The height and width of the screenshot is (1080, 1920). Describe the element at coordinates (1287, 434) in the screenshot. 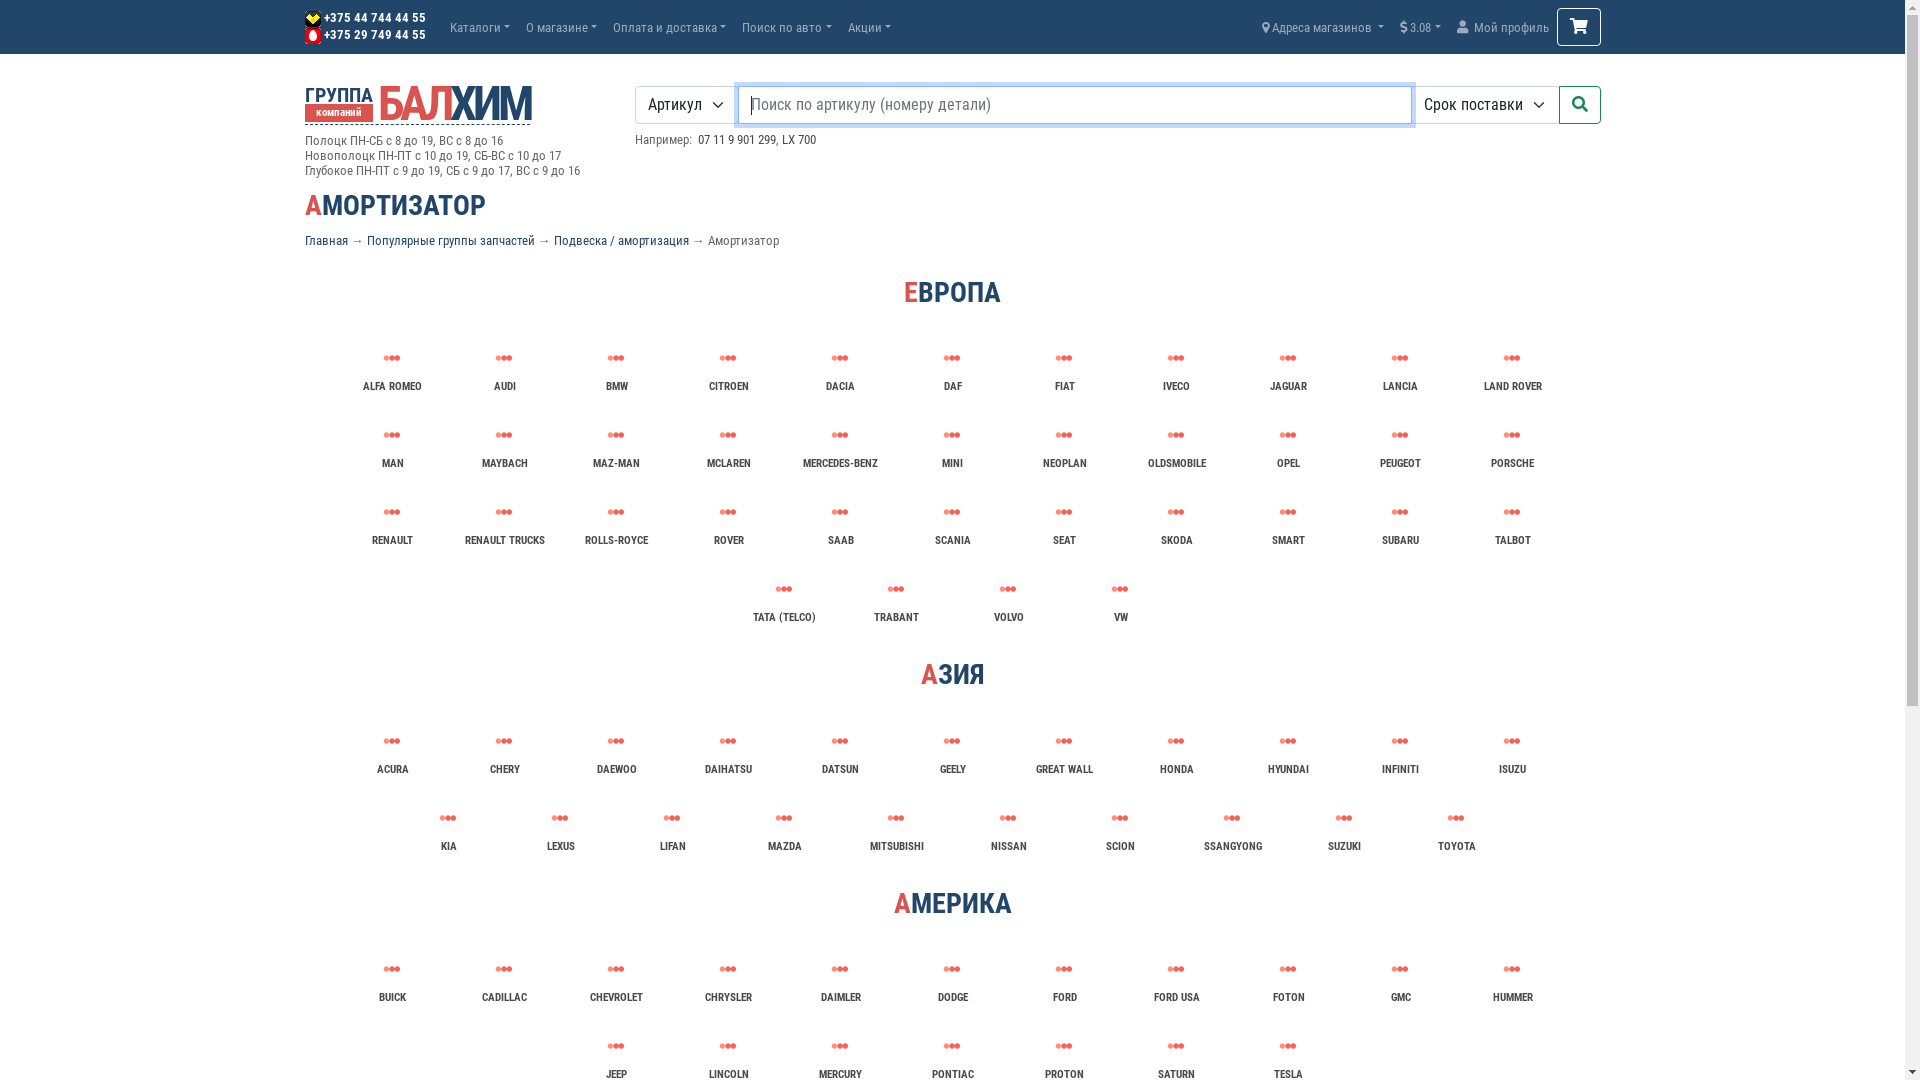

I see `'OPEL'` at that location.